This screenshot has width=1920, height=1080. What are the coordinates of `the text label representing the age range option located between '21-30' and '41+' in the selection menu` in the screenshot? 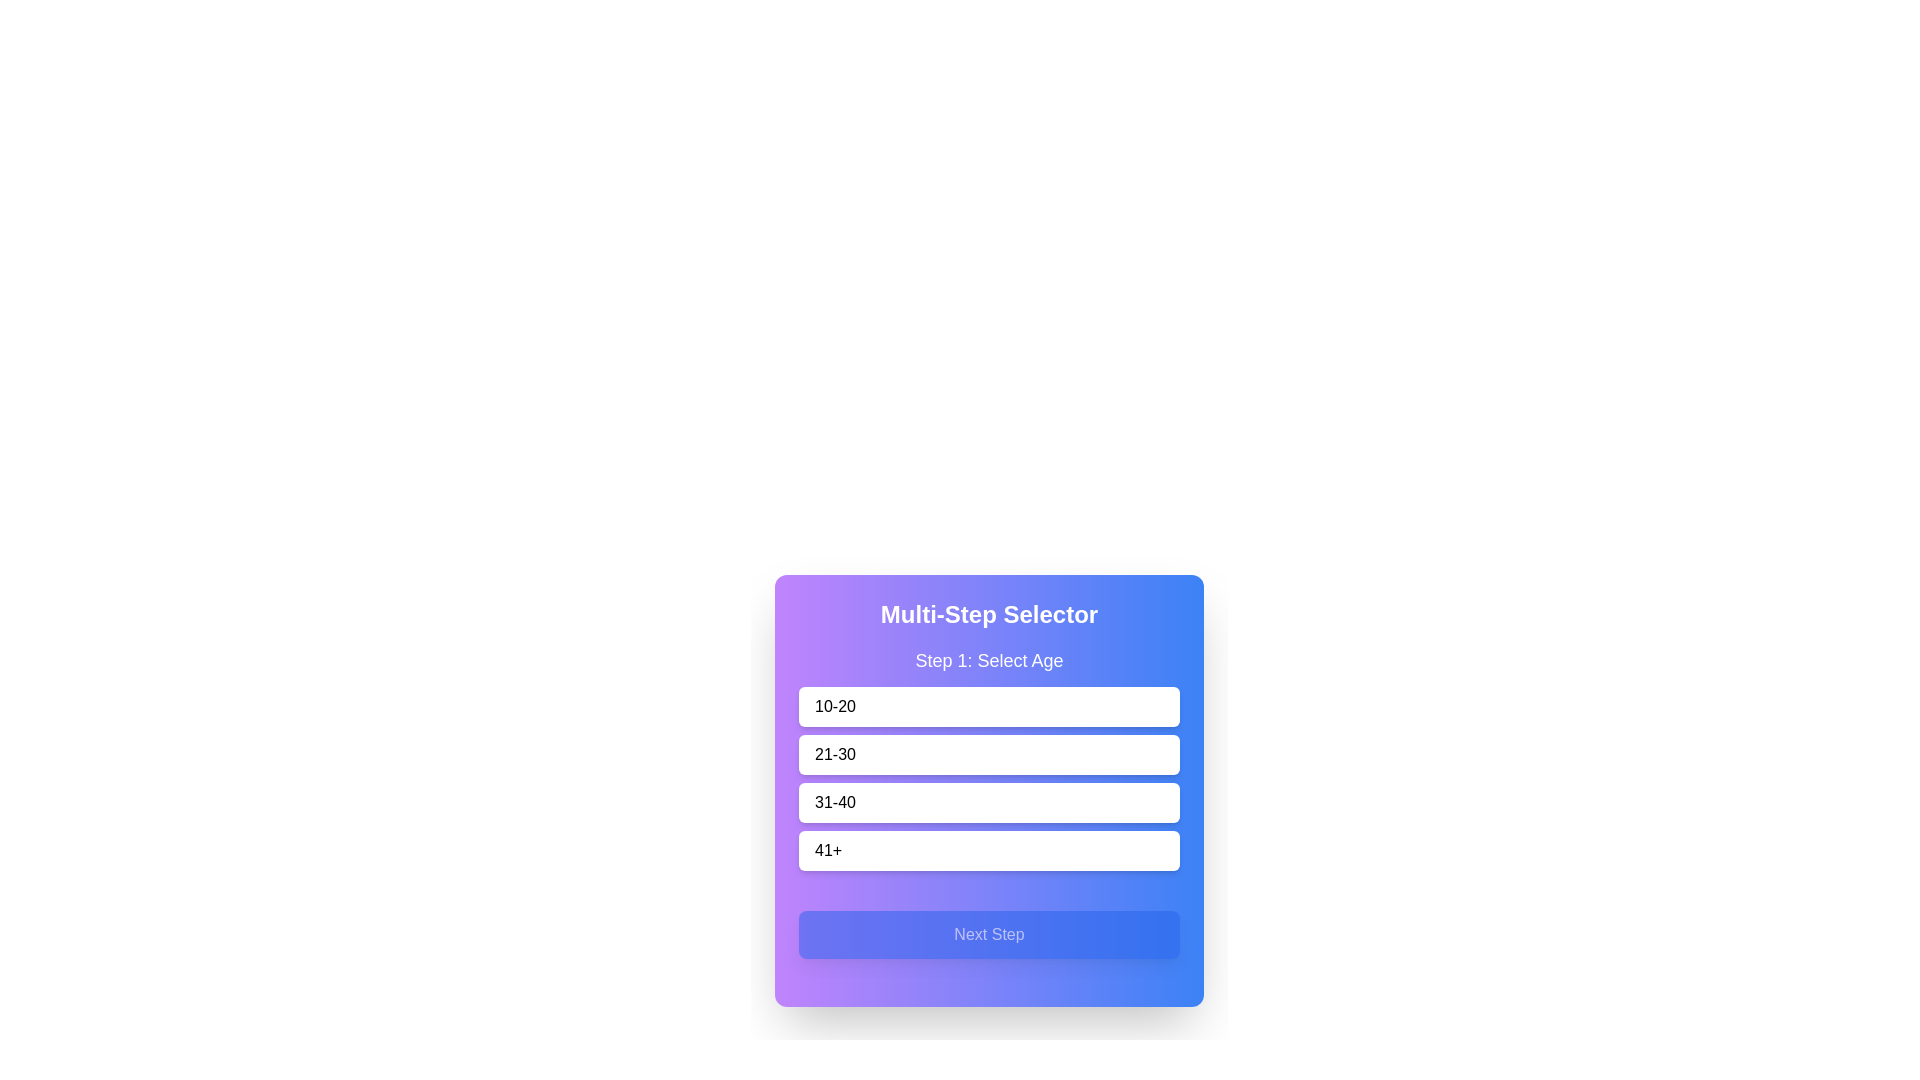 It's located at (835, 801).